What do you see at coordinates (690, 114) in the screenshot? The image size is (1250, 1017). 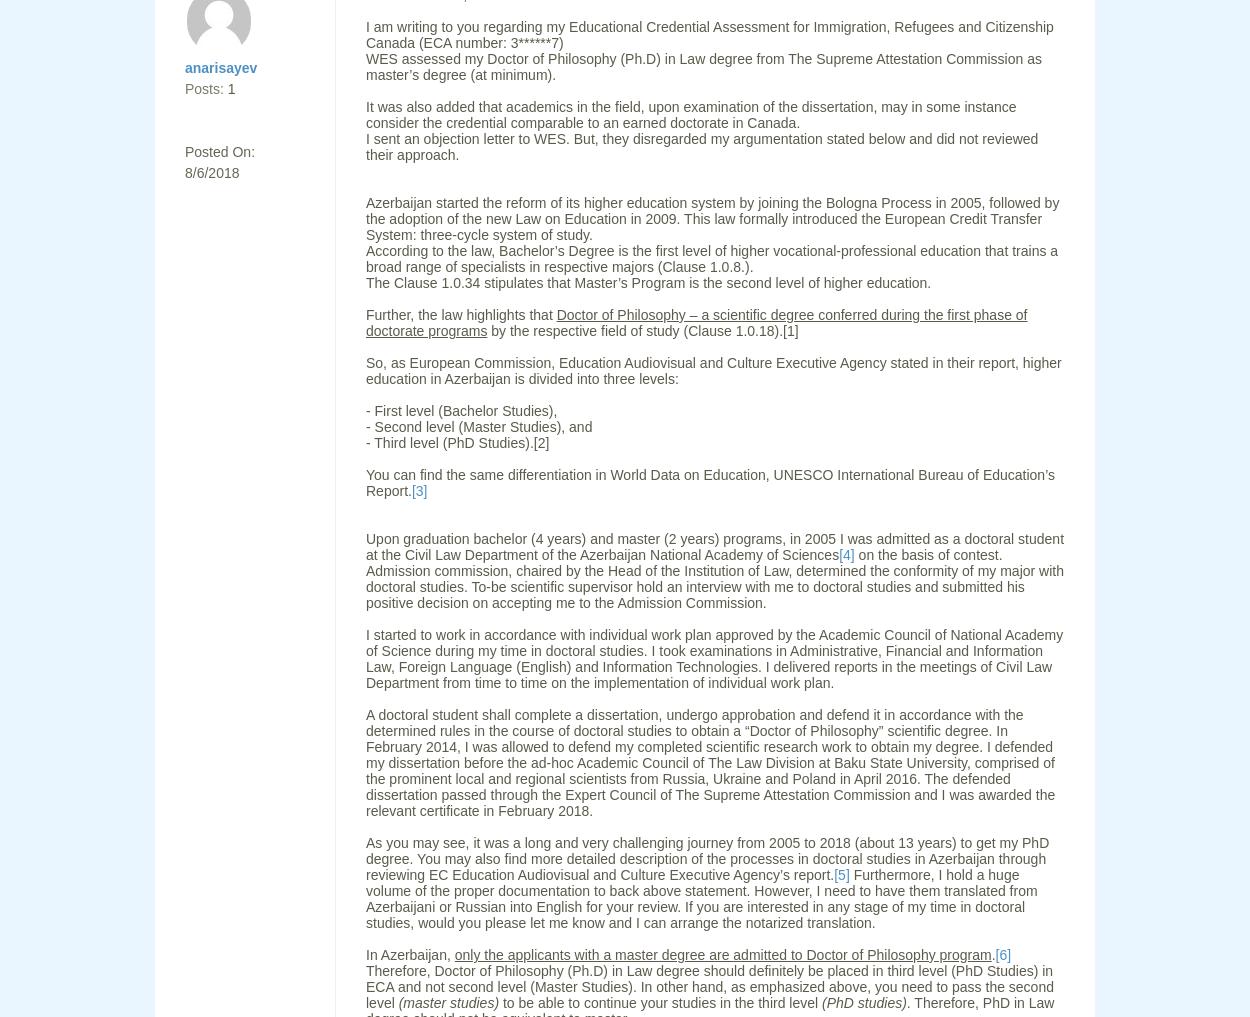 I see `'It was also added that academics in the field, upon examination of the dissertation, may in some instance consider the credential comparable to an earned doctorate in Canada.'` at bounding box center [690, 114].